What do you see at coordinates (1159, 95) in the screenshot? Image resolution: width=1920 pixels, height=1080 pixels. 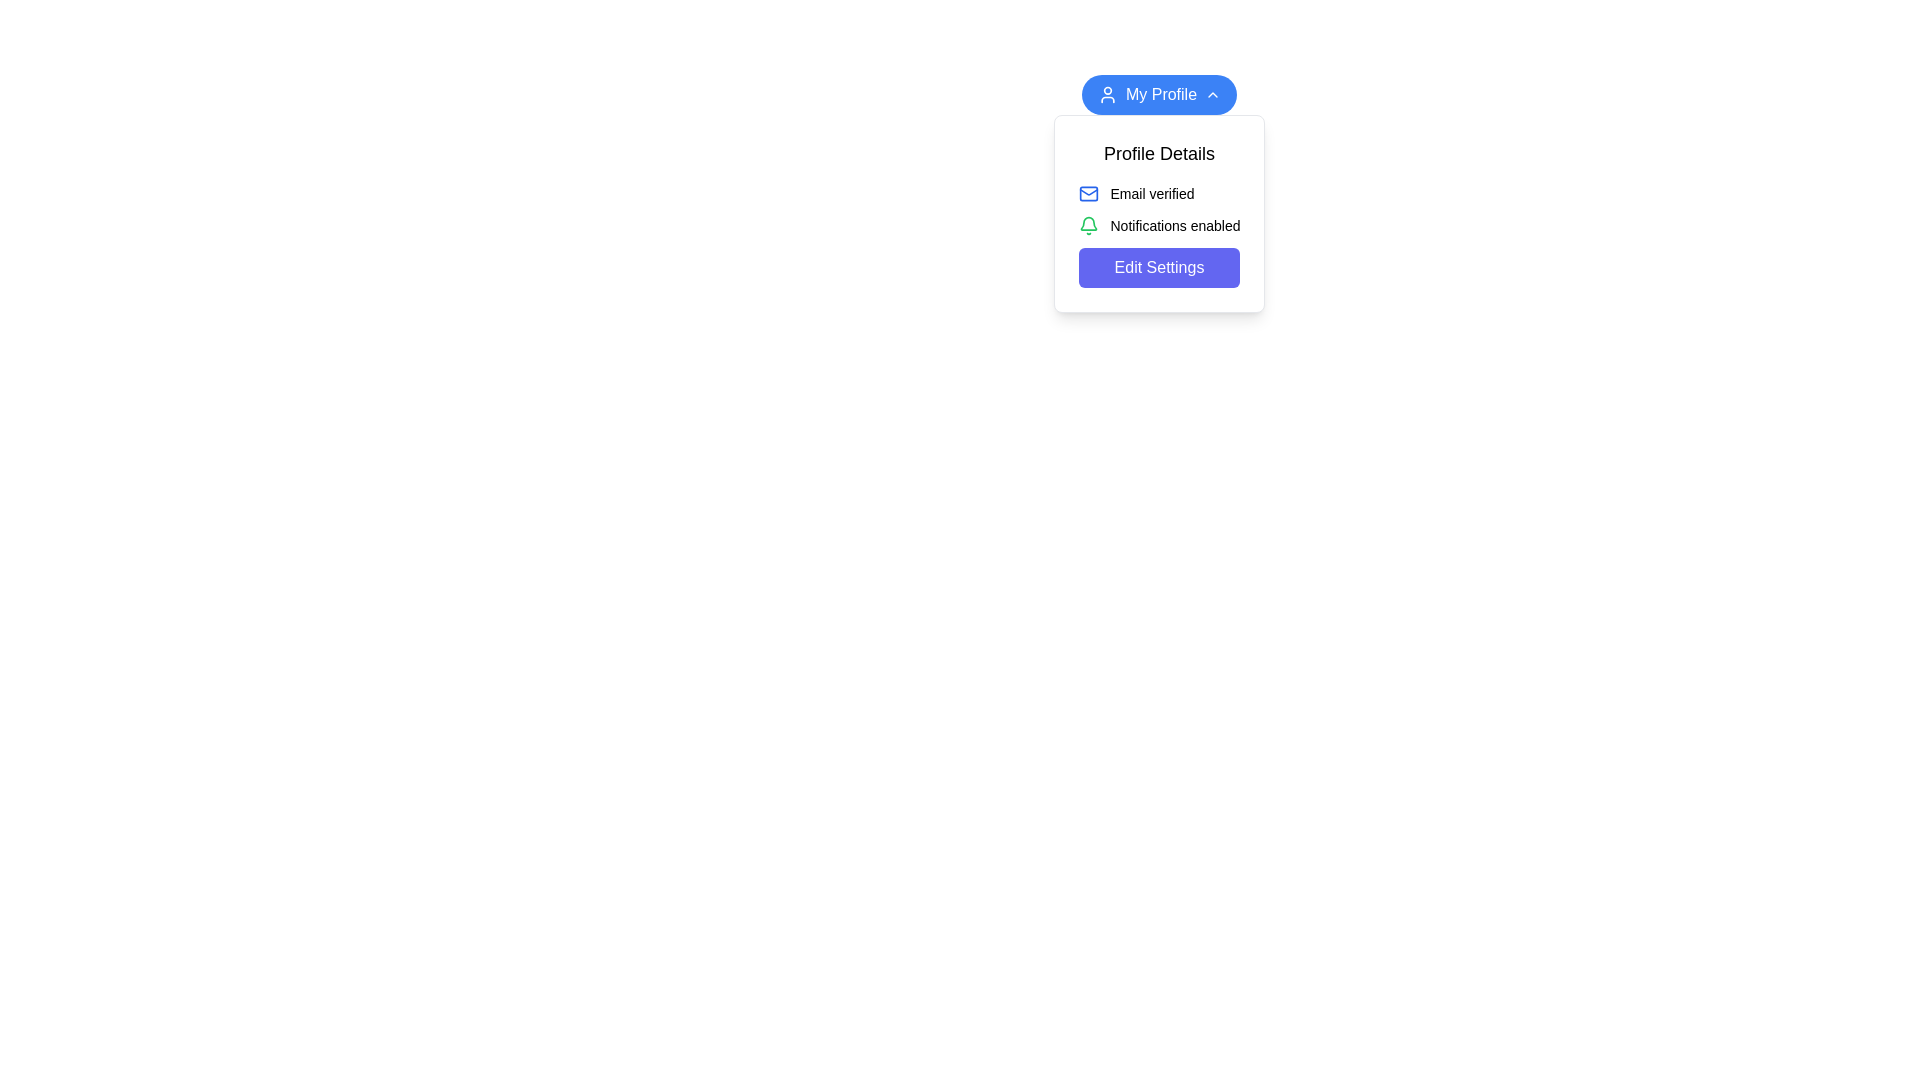 I see `the 'My Profile' button with a blue background and white text` at bounding box center [1159, 95].